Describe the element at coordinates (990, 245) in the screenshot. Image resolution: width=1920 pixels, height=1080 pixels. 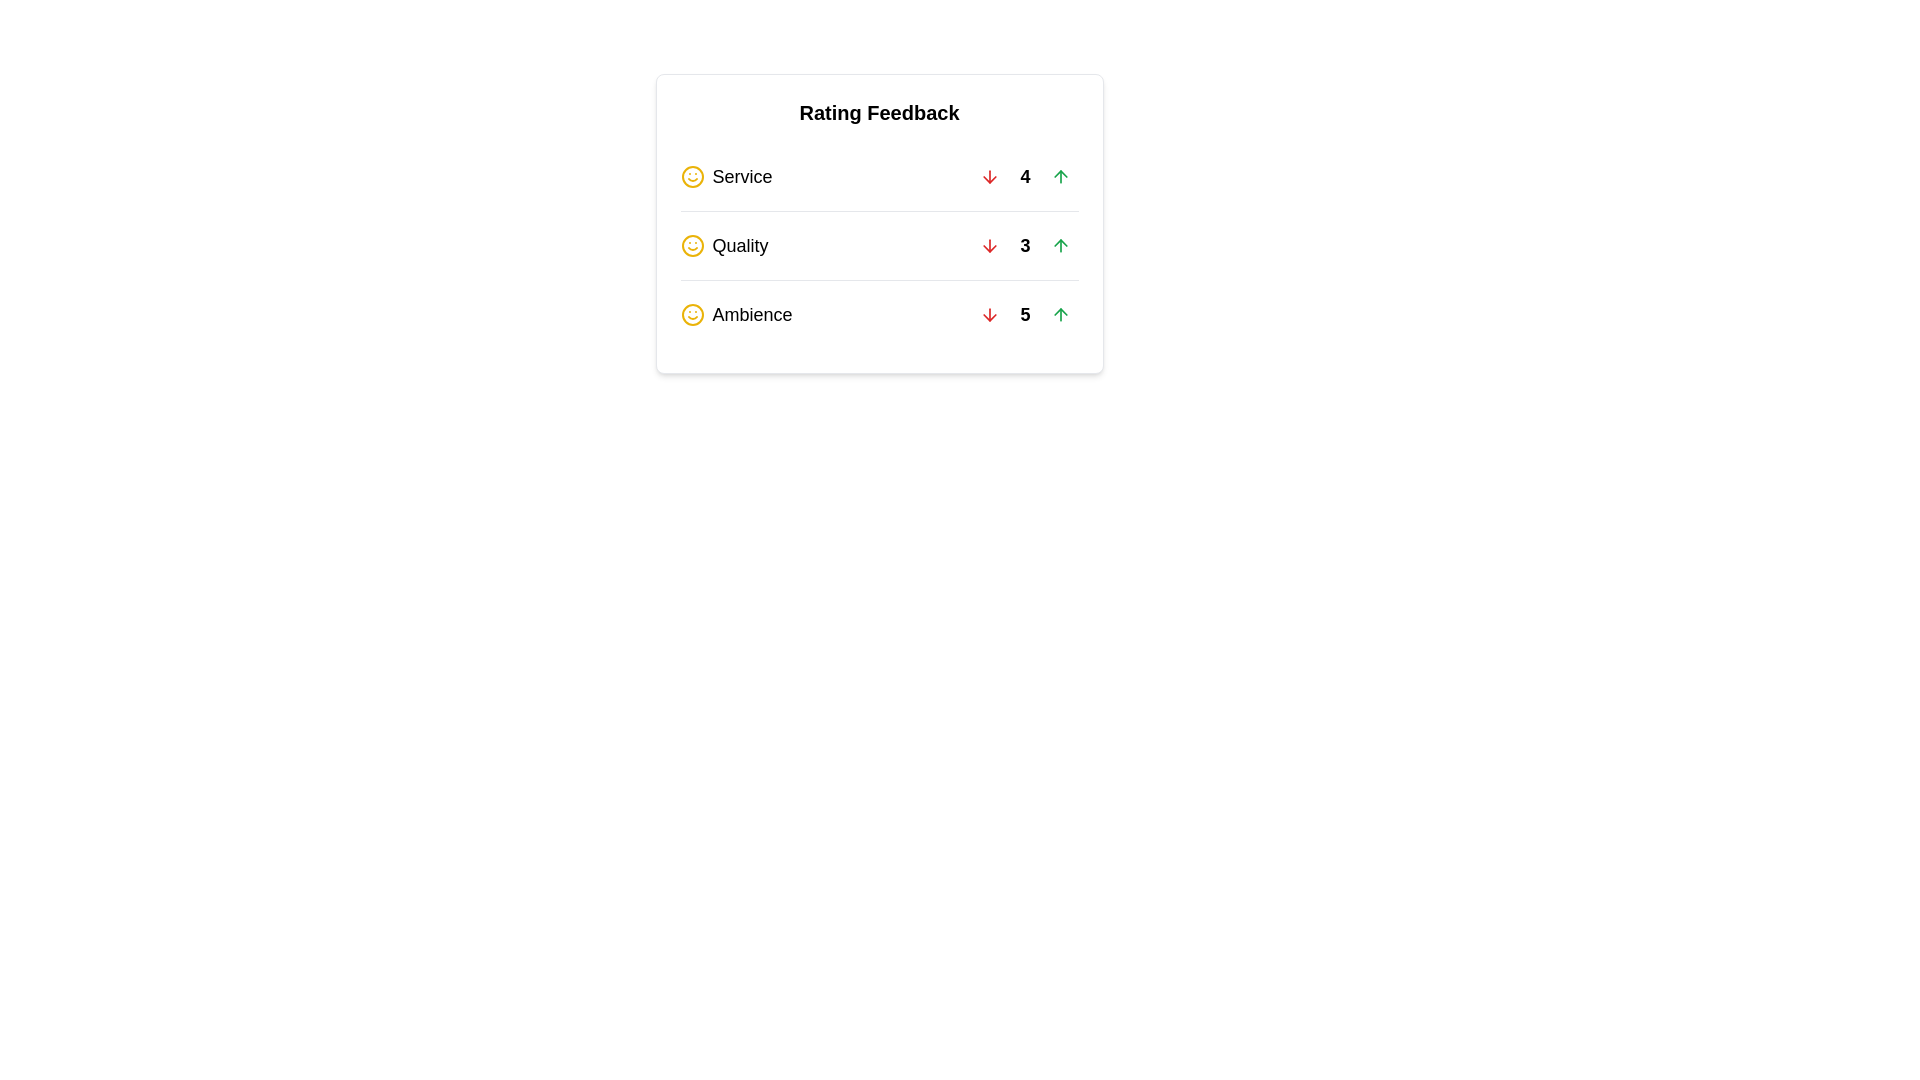
I see `the downward arrow icon button located to the right of the row labeled 'Quality', positioned between the rating number '3' and the green upward arrow icon, to decrease the rating` at that location.